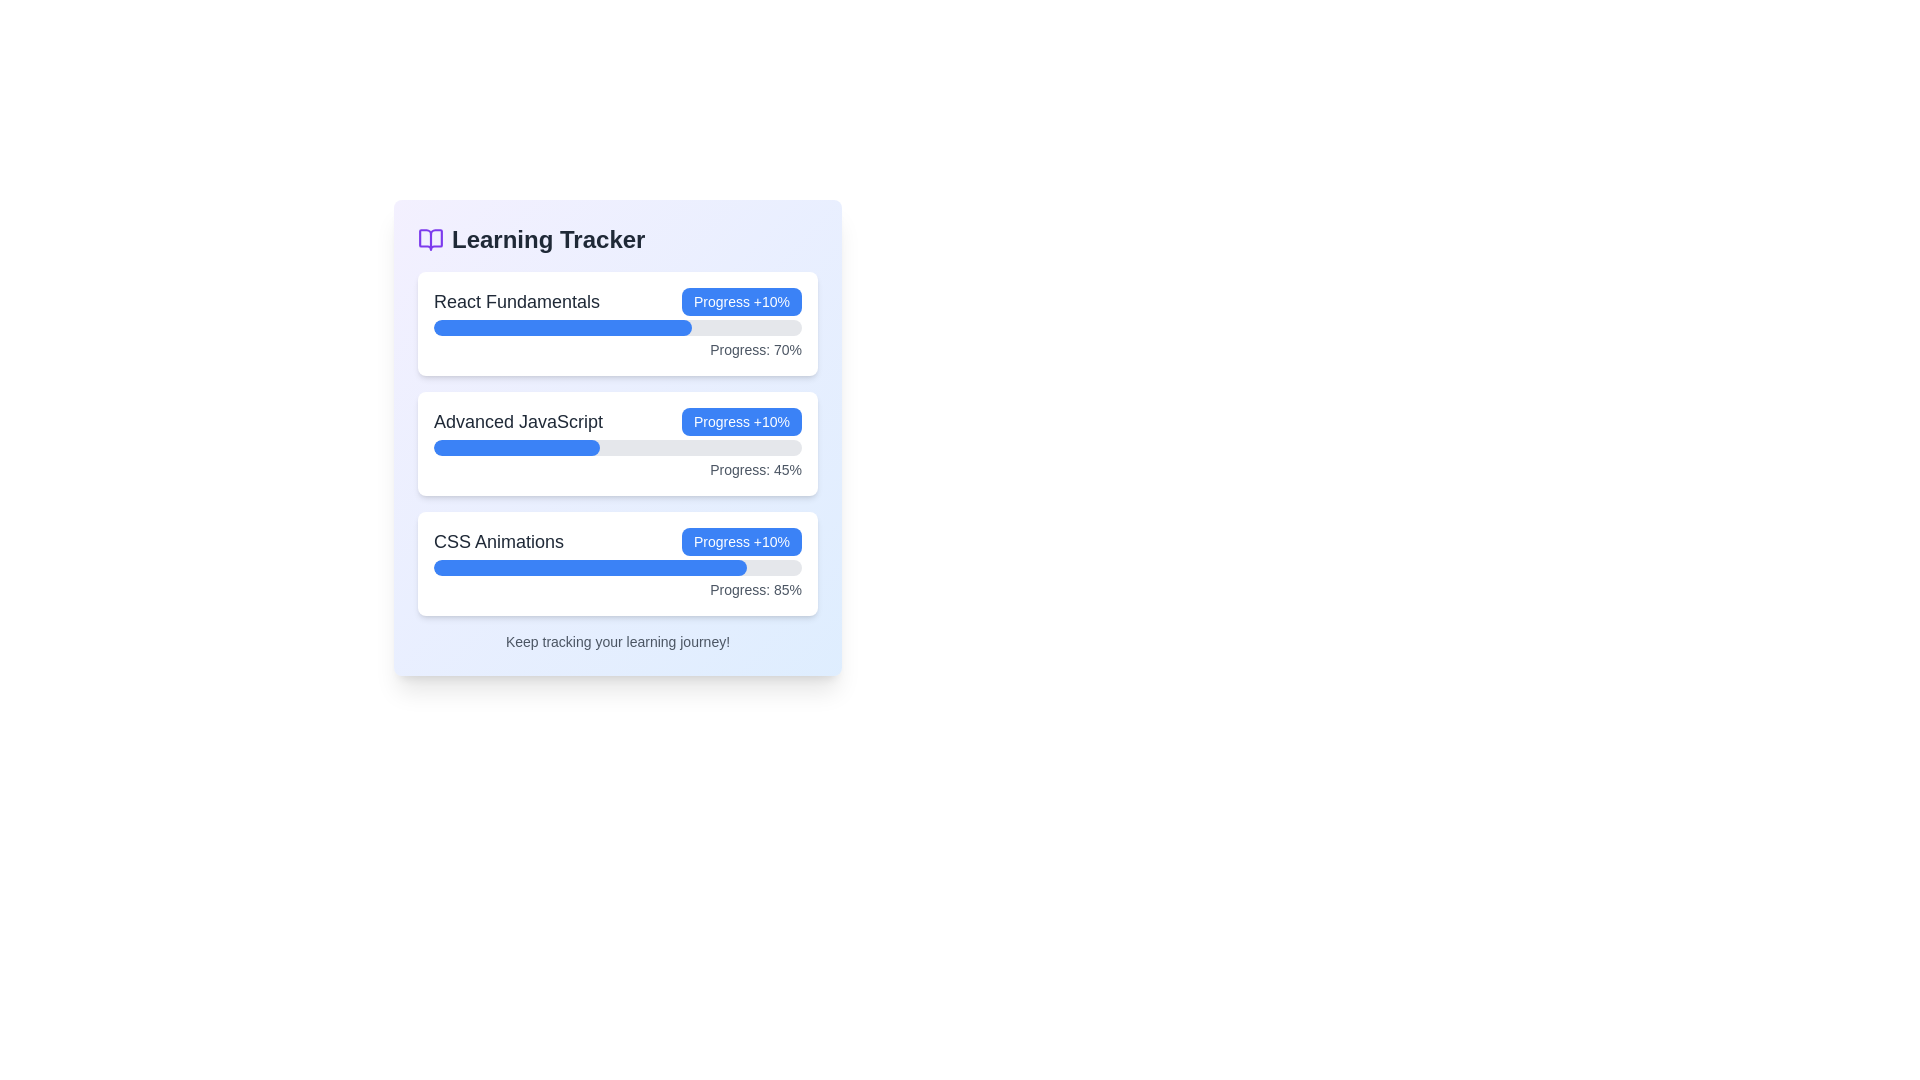 The width and height of the screenshot is (1920, 1080). What do you see at coordinates (740, 542) in the screenshot?
I see `the button that increments the progress for 'CSS Animations' by 10%` at bounding box center [740, 542].